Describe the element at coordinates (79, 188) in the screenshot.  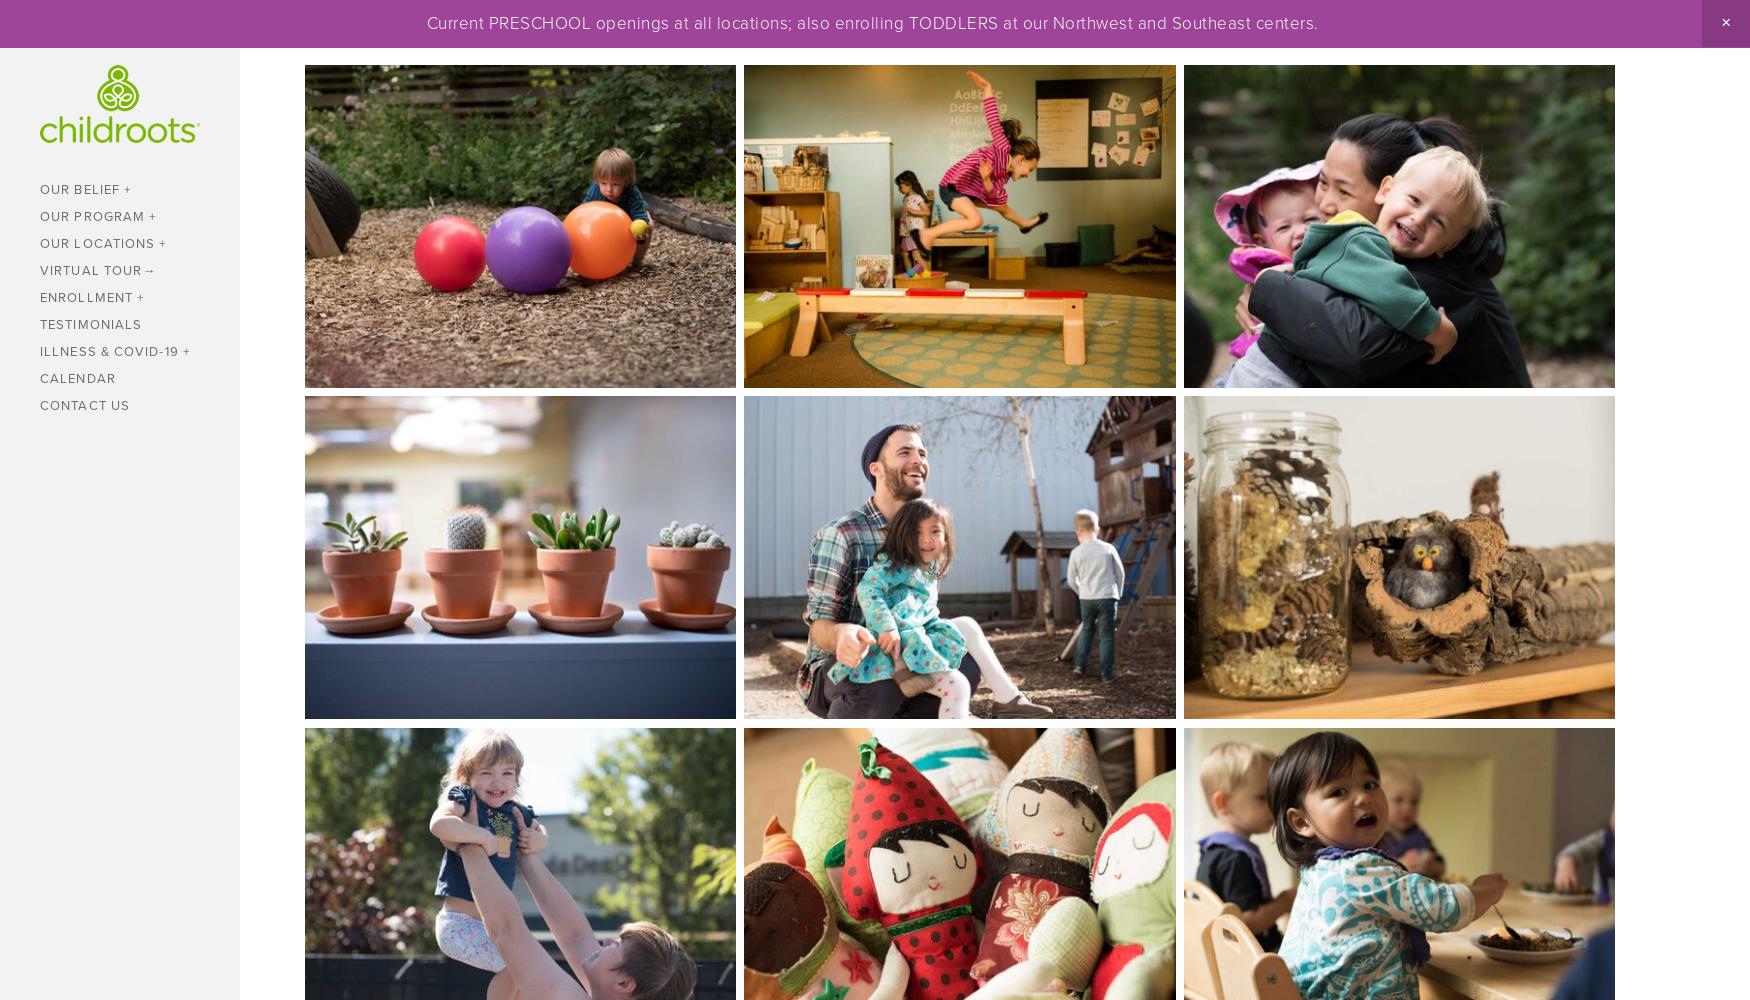
I see `'Our Belief'` at that location.